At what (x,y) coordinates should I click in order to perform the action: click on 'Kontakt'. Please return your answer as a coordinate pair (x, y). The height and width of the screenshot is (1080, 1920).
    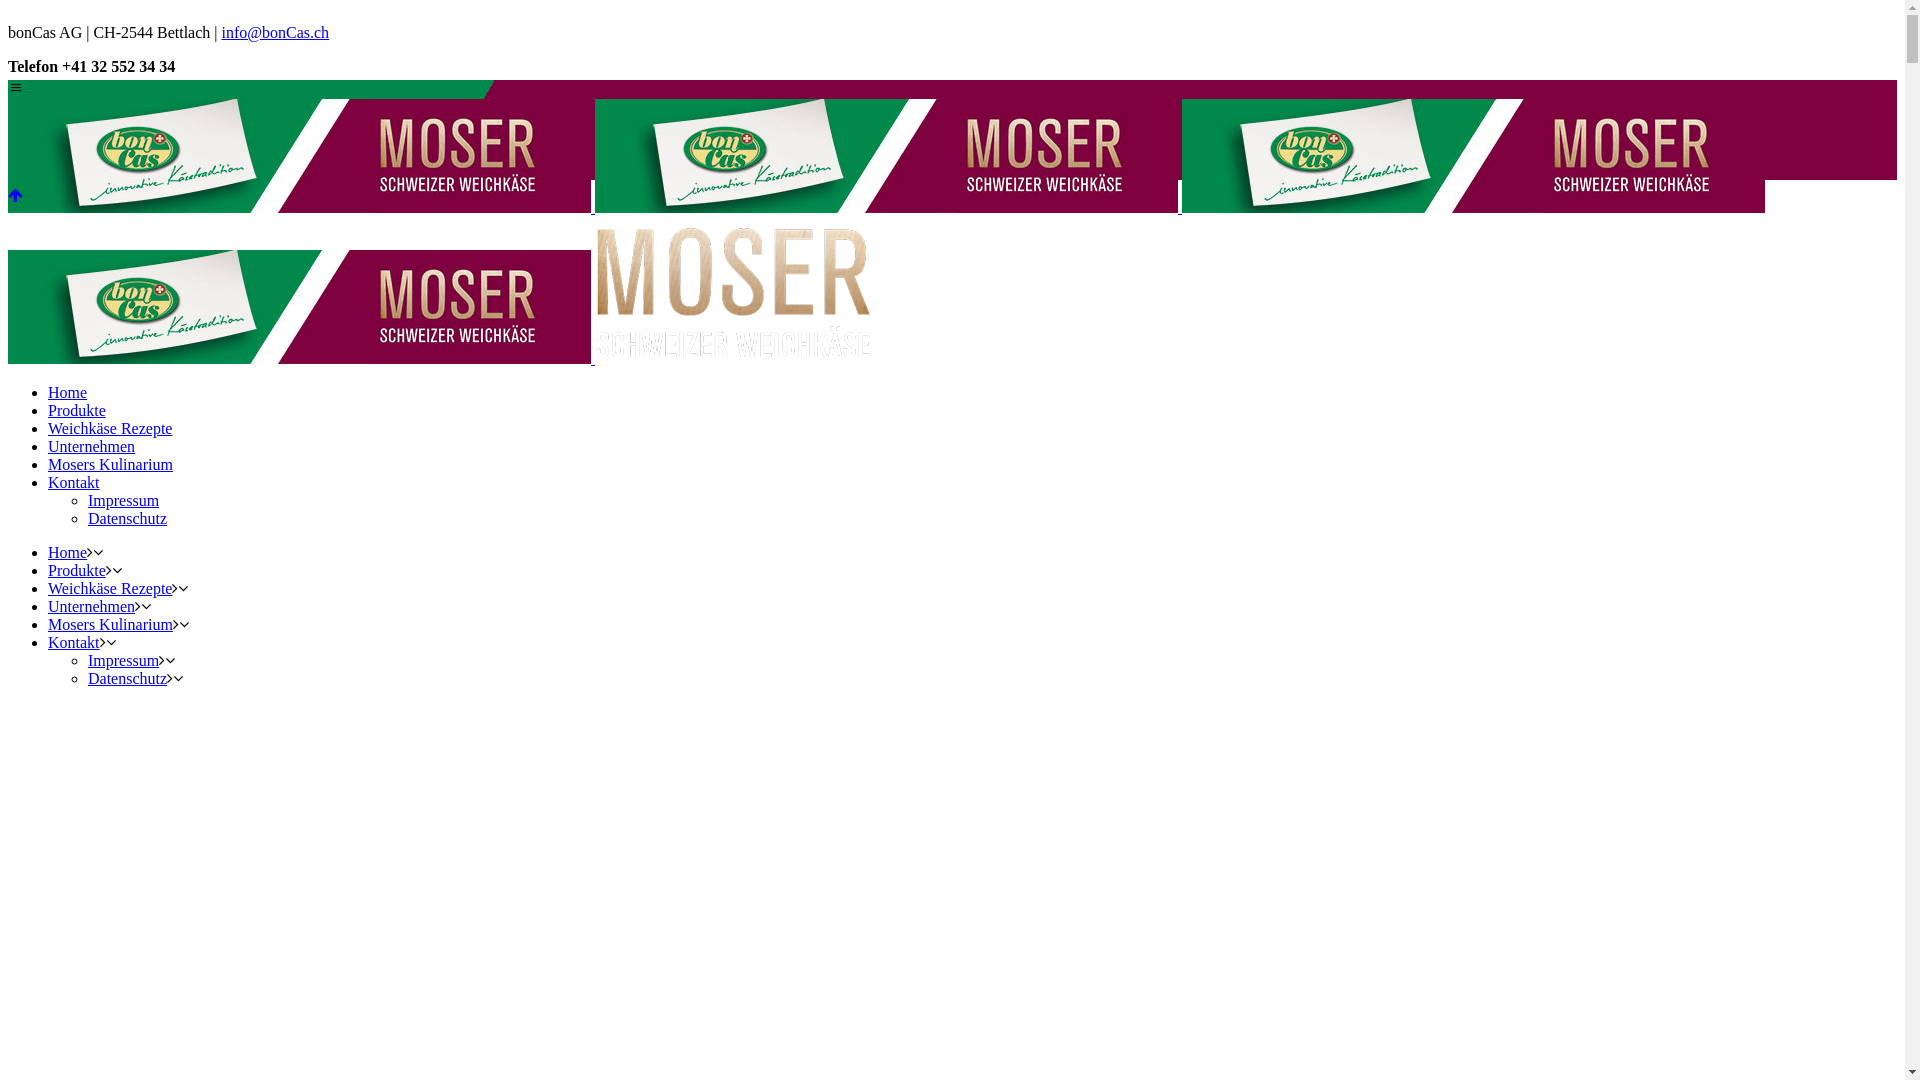
    Looking at the image, I should click on (73, 642).